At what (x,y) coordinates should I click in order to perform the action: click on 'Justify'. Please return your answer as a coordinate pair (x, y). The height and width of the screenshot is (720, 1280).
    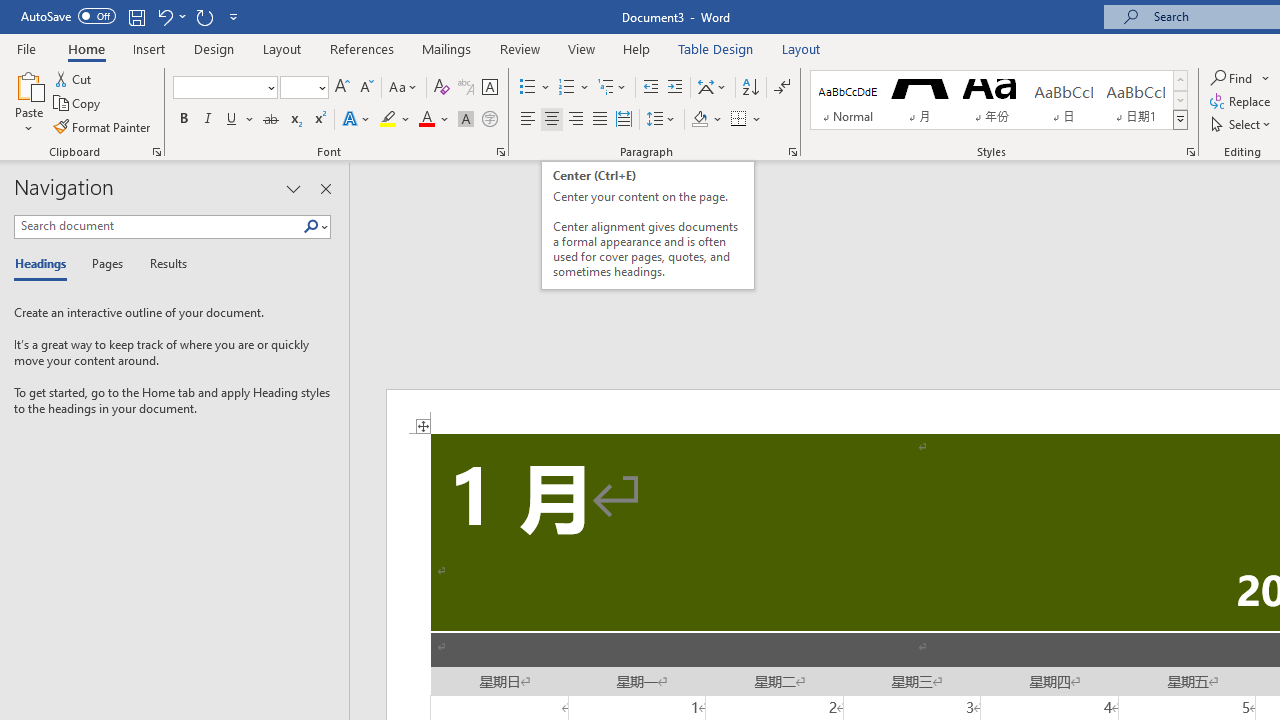
    Looking at the image, I should click on (598, 119).